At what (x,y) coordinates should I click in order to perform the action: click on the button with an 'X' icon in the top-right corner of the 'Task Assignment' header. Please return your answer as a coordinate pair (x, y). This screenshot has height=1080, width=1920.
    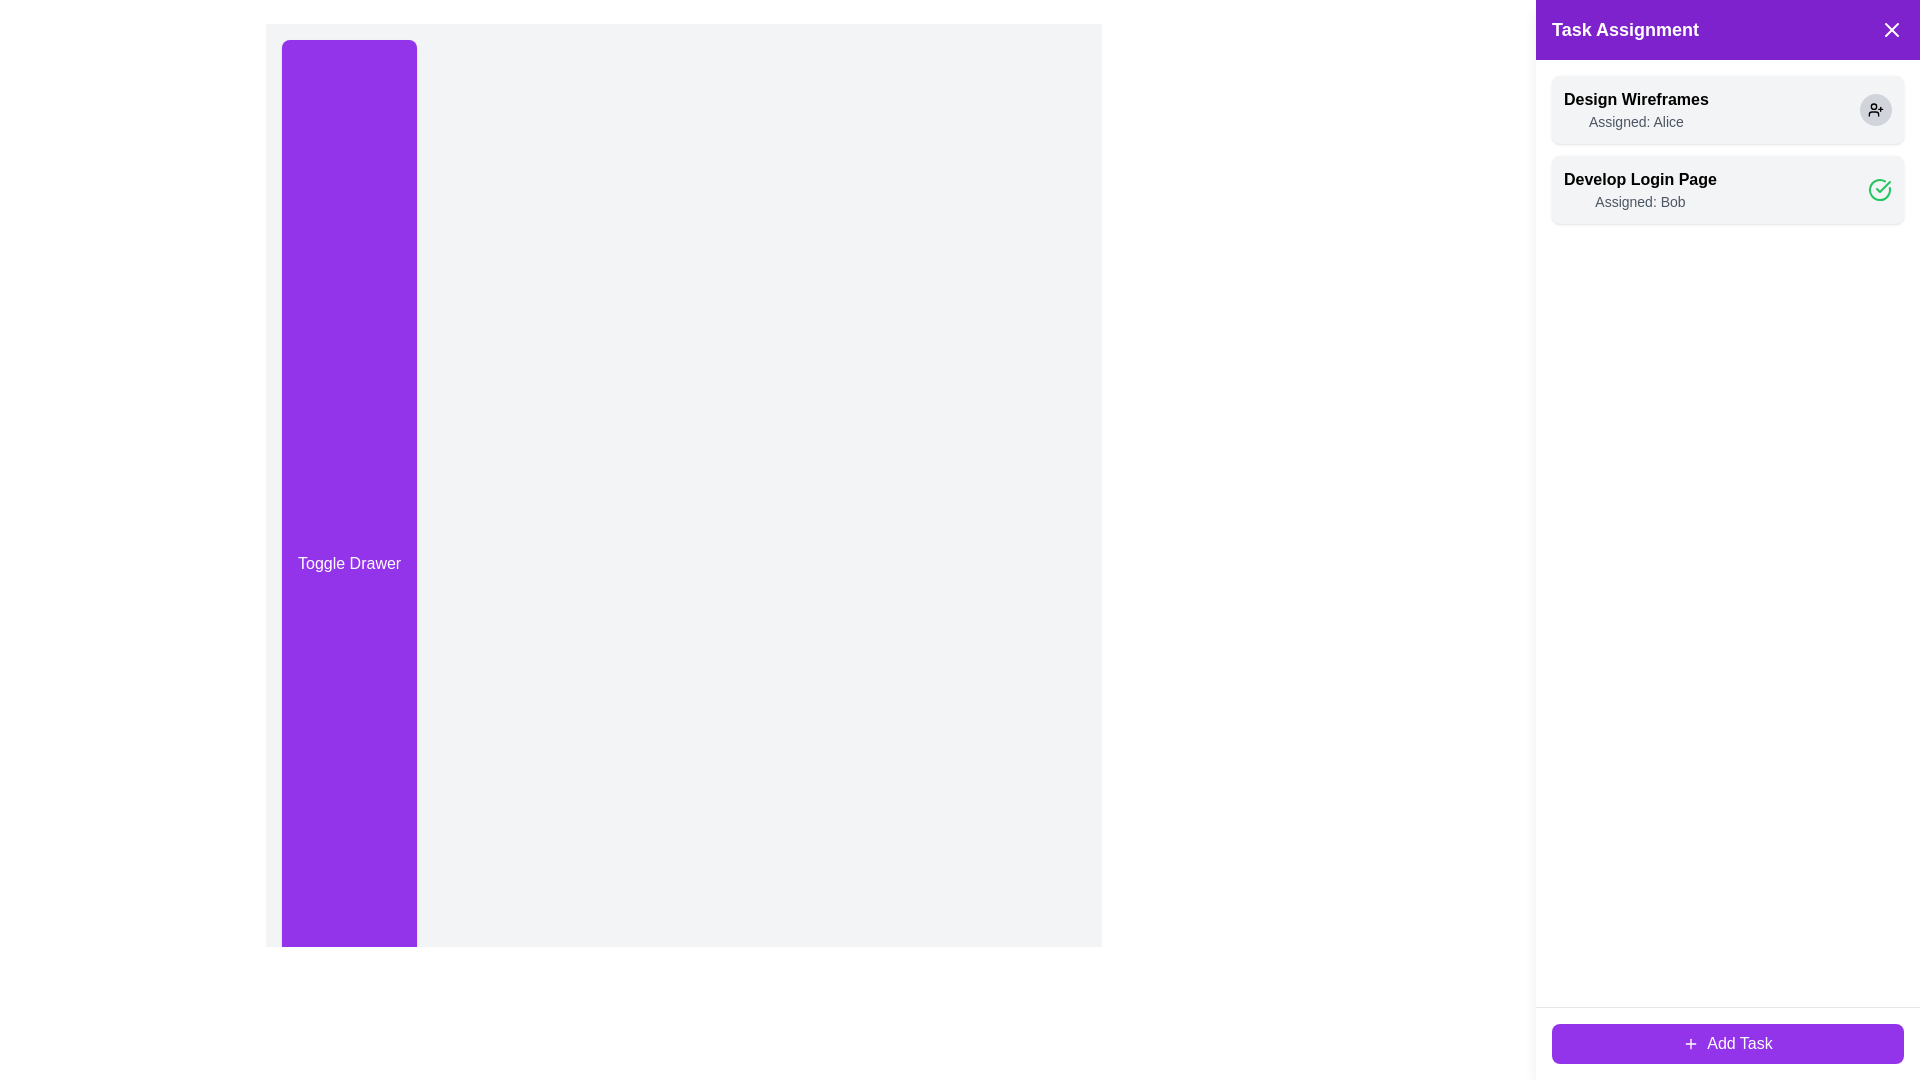
    Looking at the image, I should click on (1890, 30).